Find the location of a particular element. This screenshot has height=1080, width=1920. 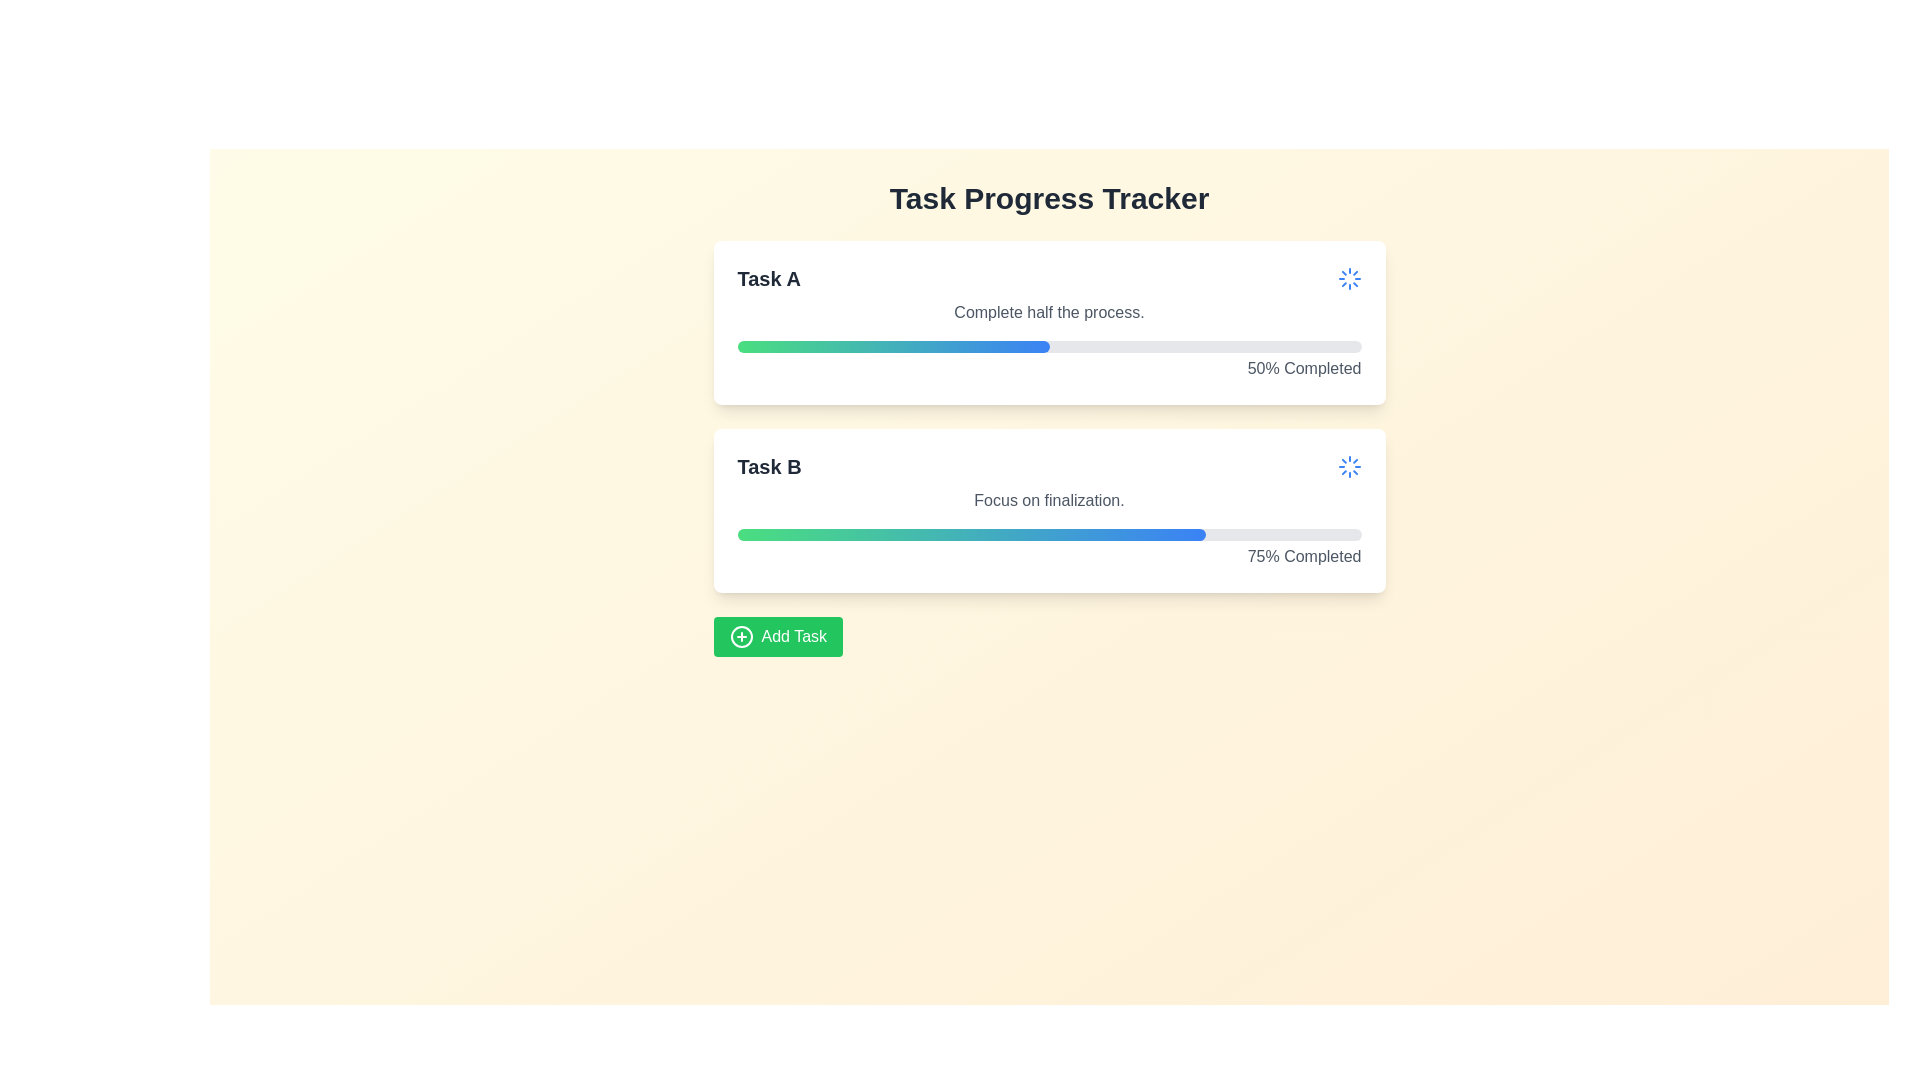

the progress bar that visually displays the progress of 'Task B', located within the card labeled 'Task B' in the 'Task Progress Tracker' section is located at coordinates (1048, 534).